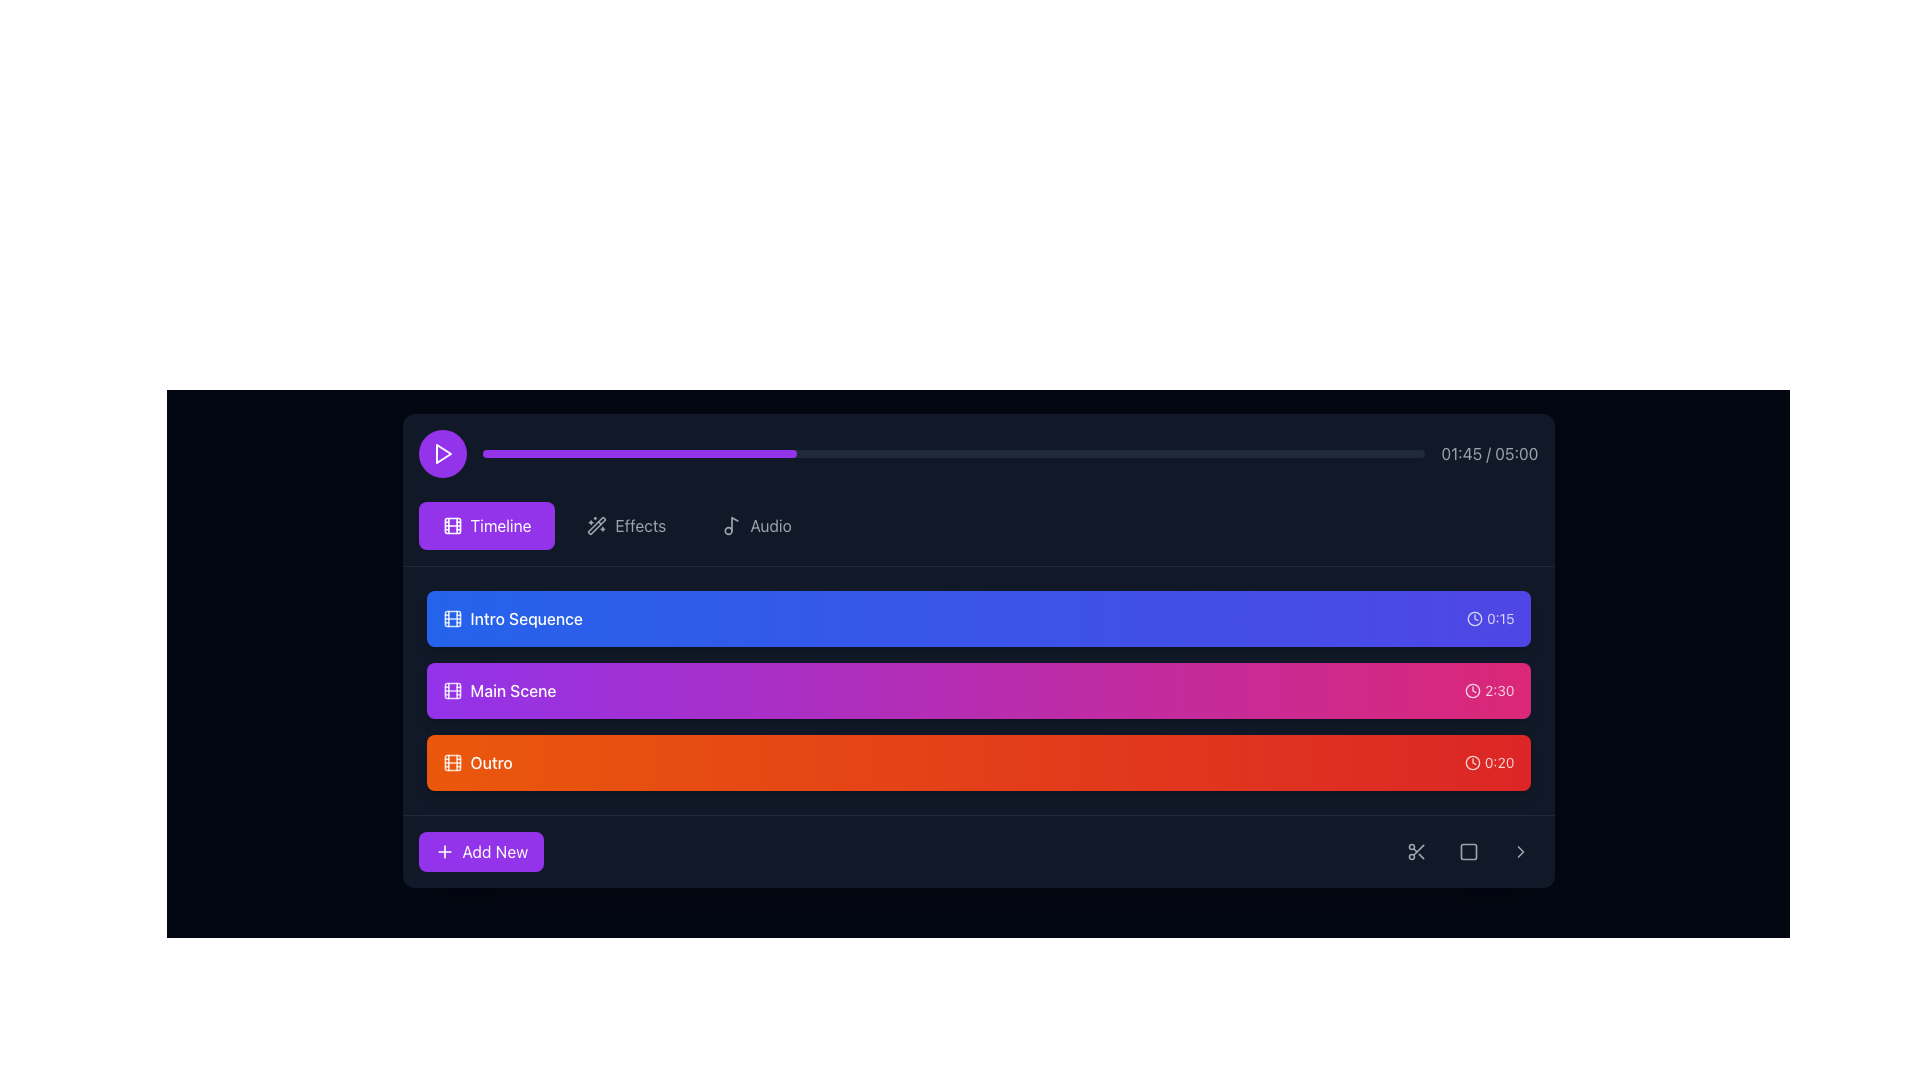  Describe the element at coordinates (1473, 689) in the screenshot. I see `Circle SVG element that is part of a clock-like icon located near the upper right corner of the button representing a timing feature, adjacent to the text '0:15'` at that location.